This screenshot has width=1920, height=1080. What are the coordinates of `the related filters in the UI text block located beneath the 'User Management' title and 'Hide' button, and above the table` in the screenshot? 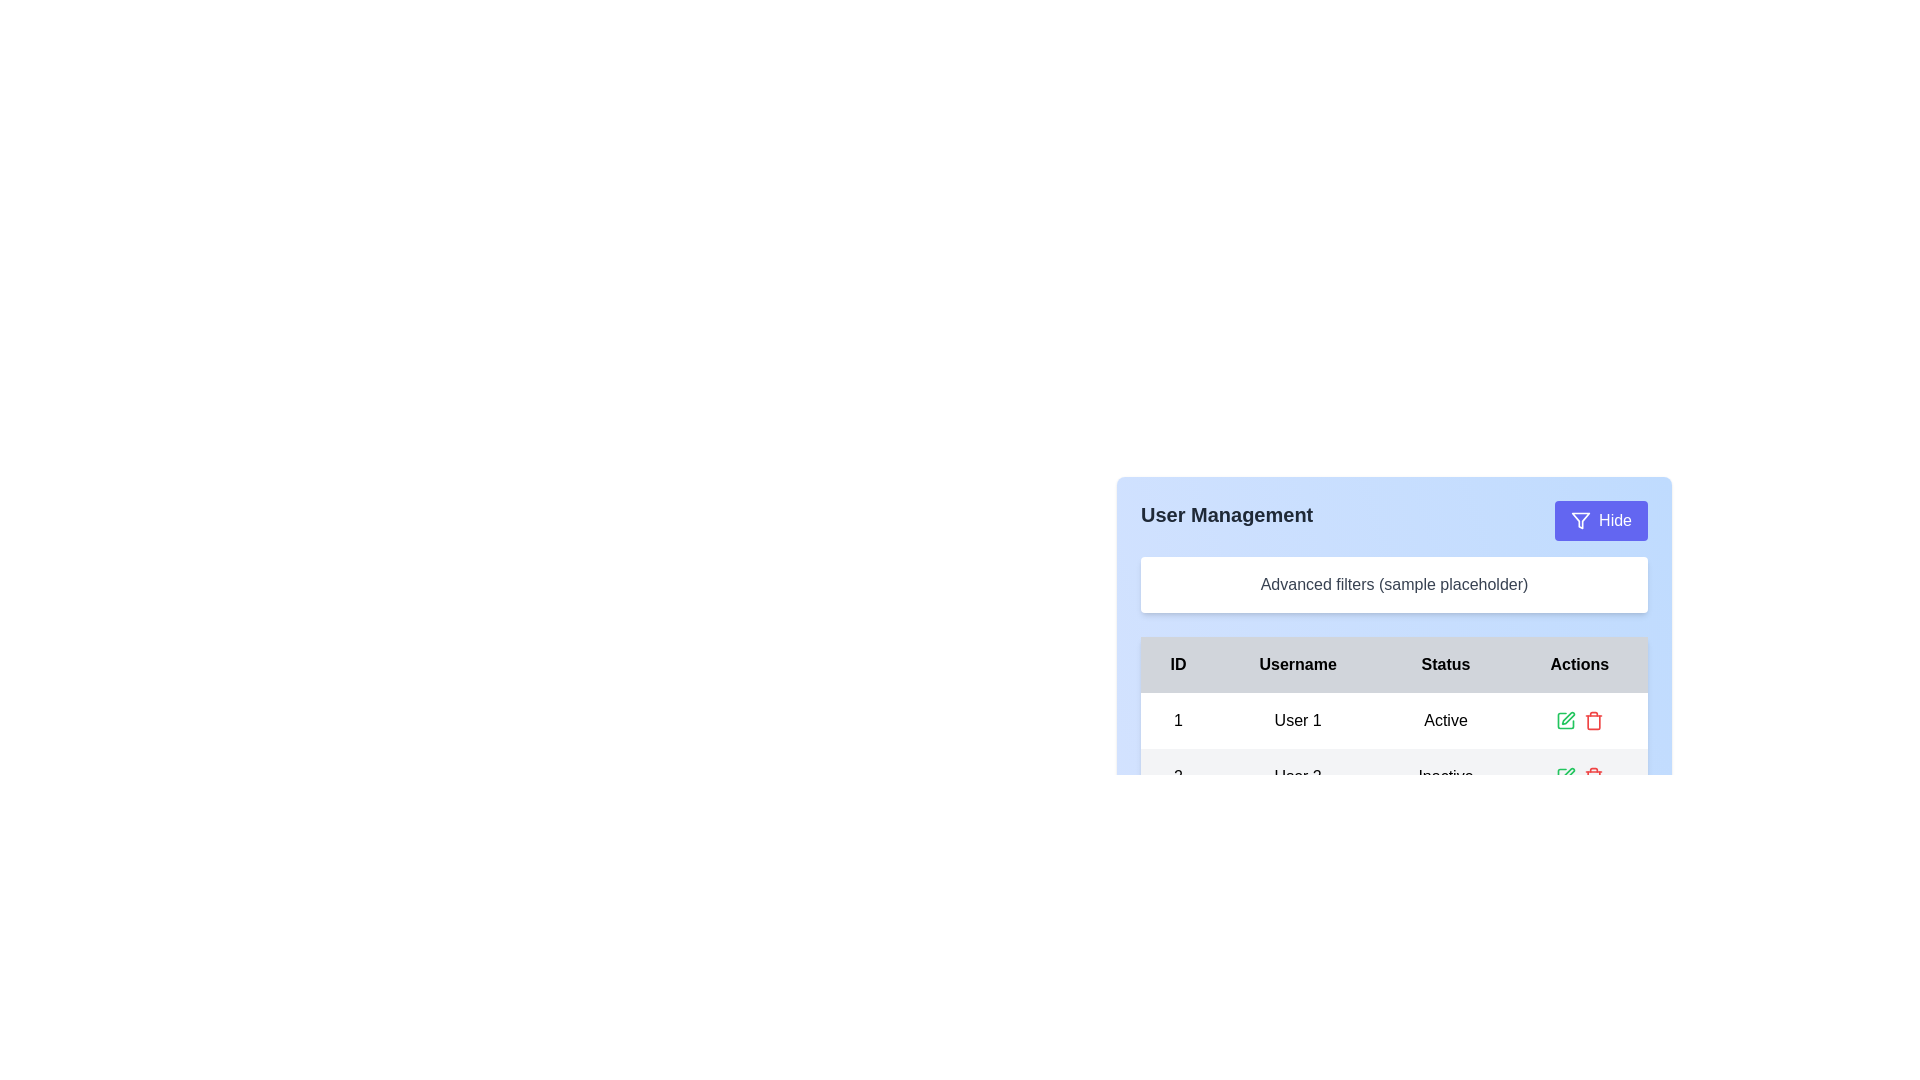 It's located at (1393, 585).